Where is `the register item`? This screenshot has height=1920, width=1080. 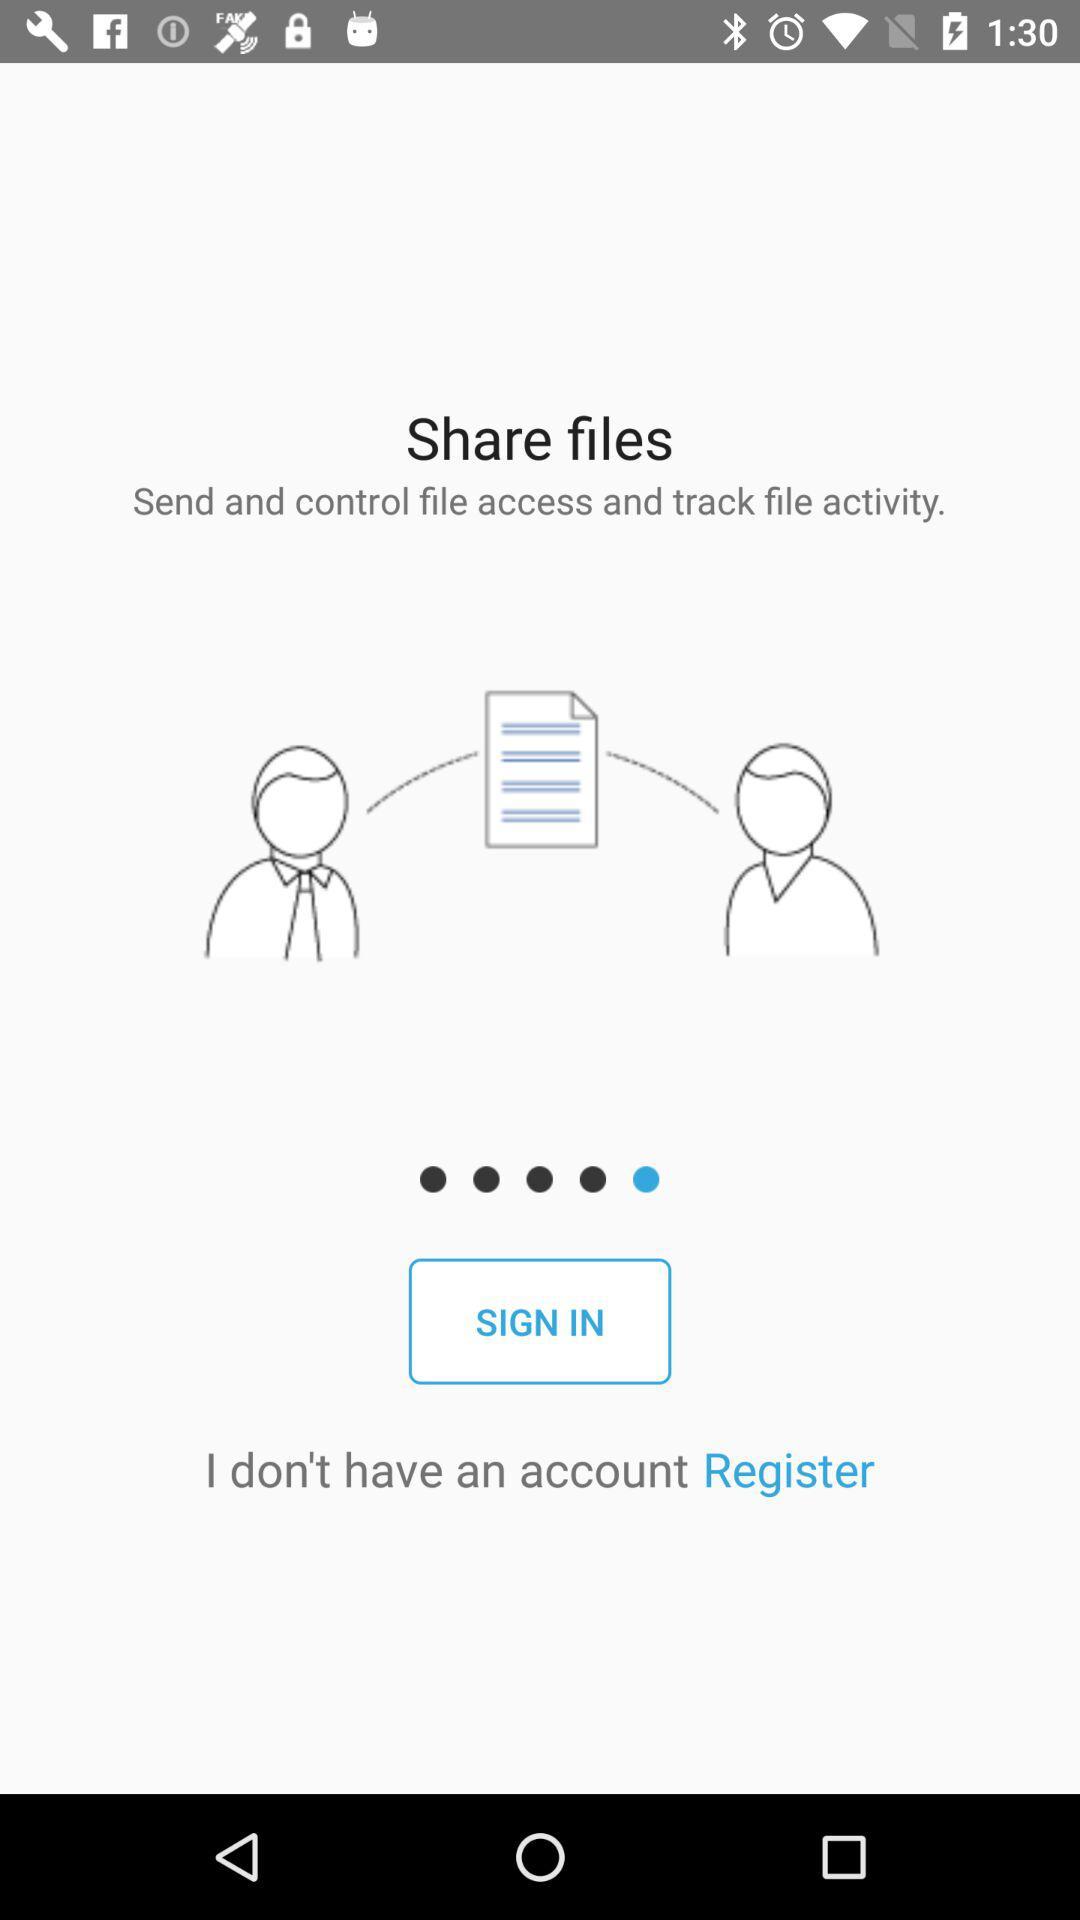
the register item is located at coordinates (787, 1468).